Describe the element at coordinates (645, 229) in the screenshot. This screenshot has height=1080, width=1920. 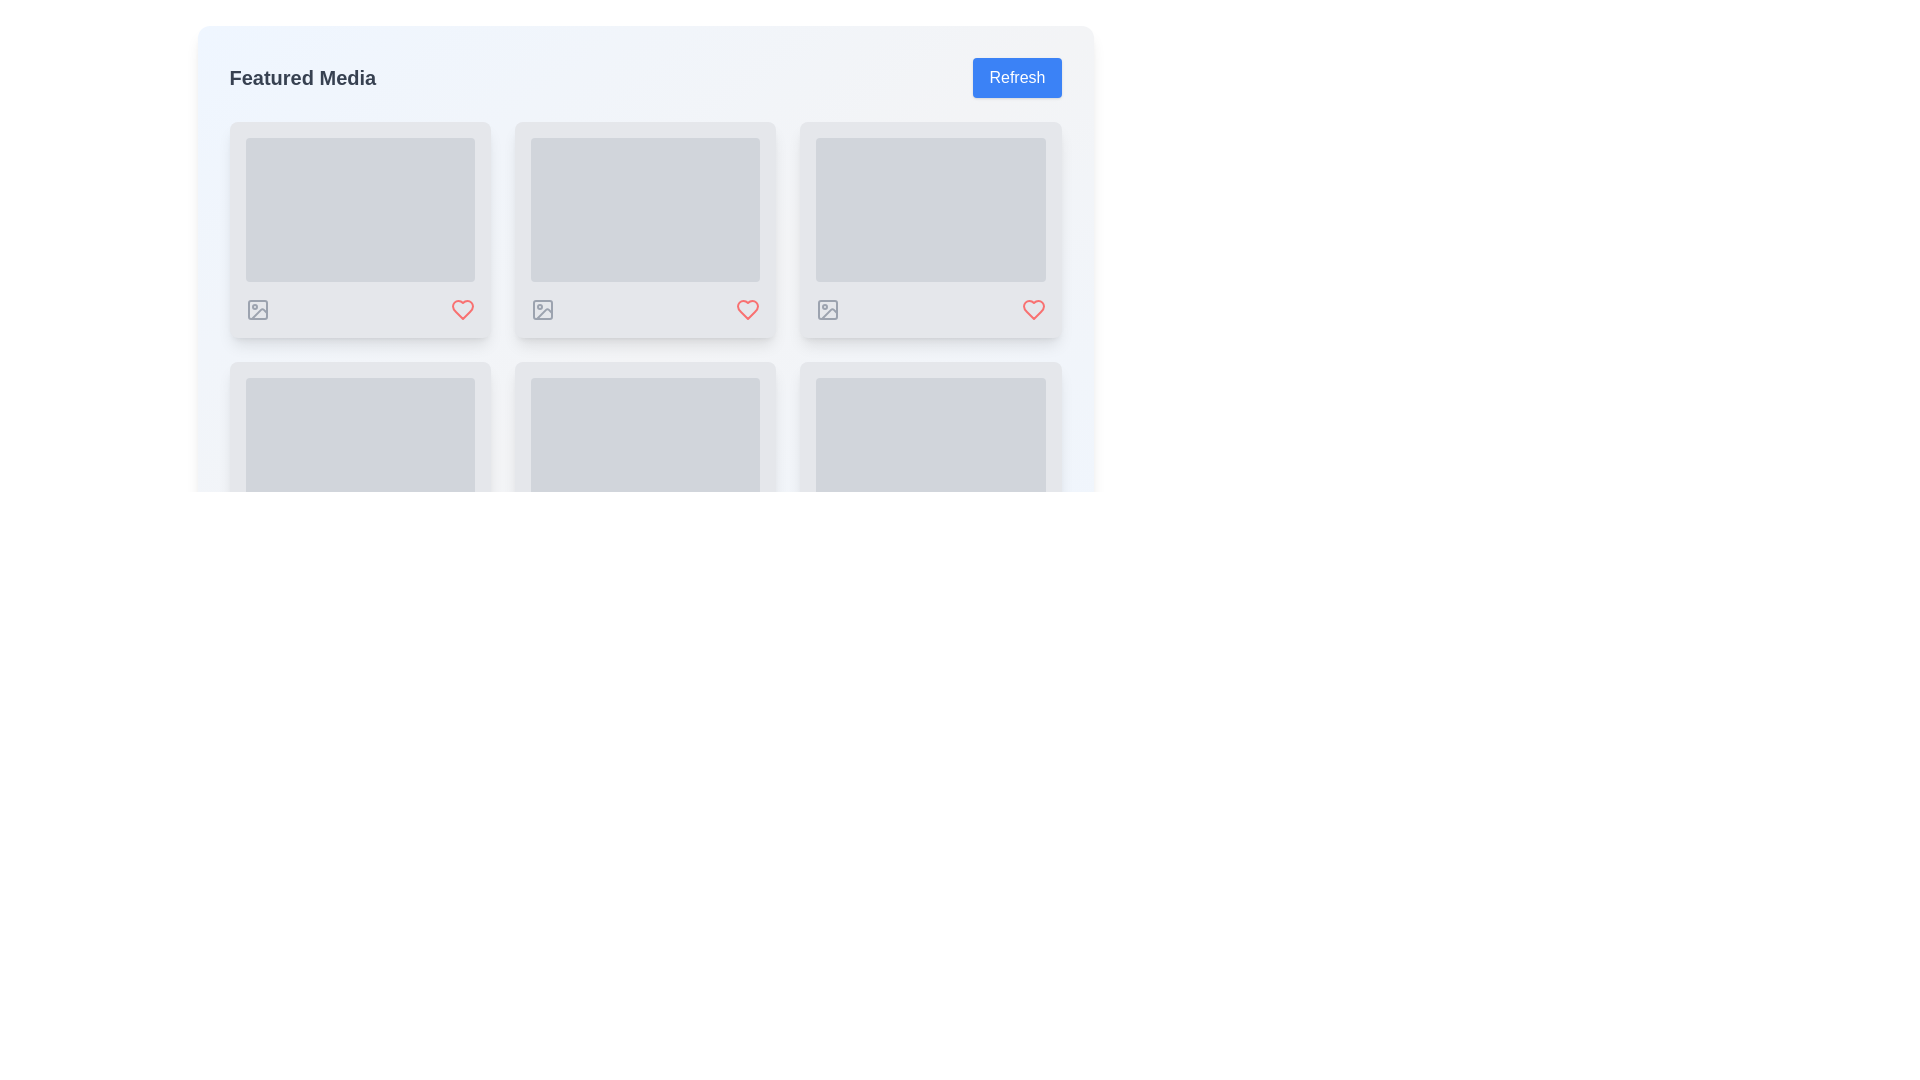
I see `the Card component located in the center column of the grid layout` at that location.